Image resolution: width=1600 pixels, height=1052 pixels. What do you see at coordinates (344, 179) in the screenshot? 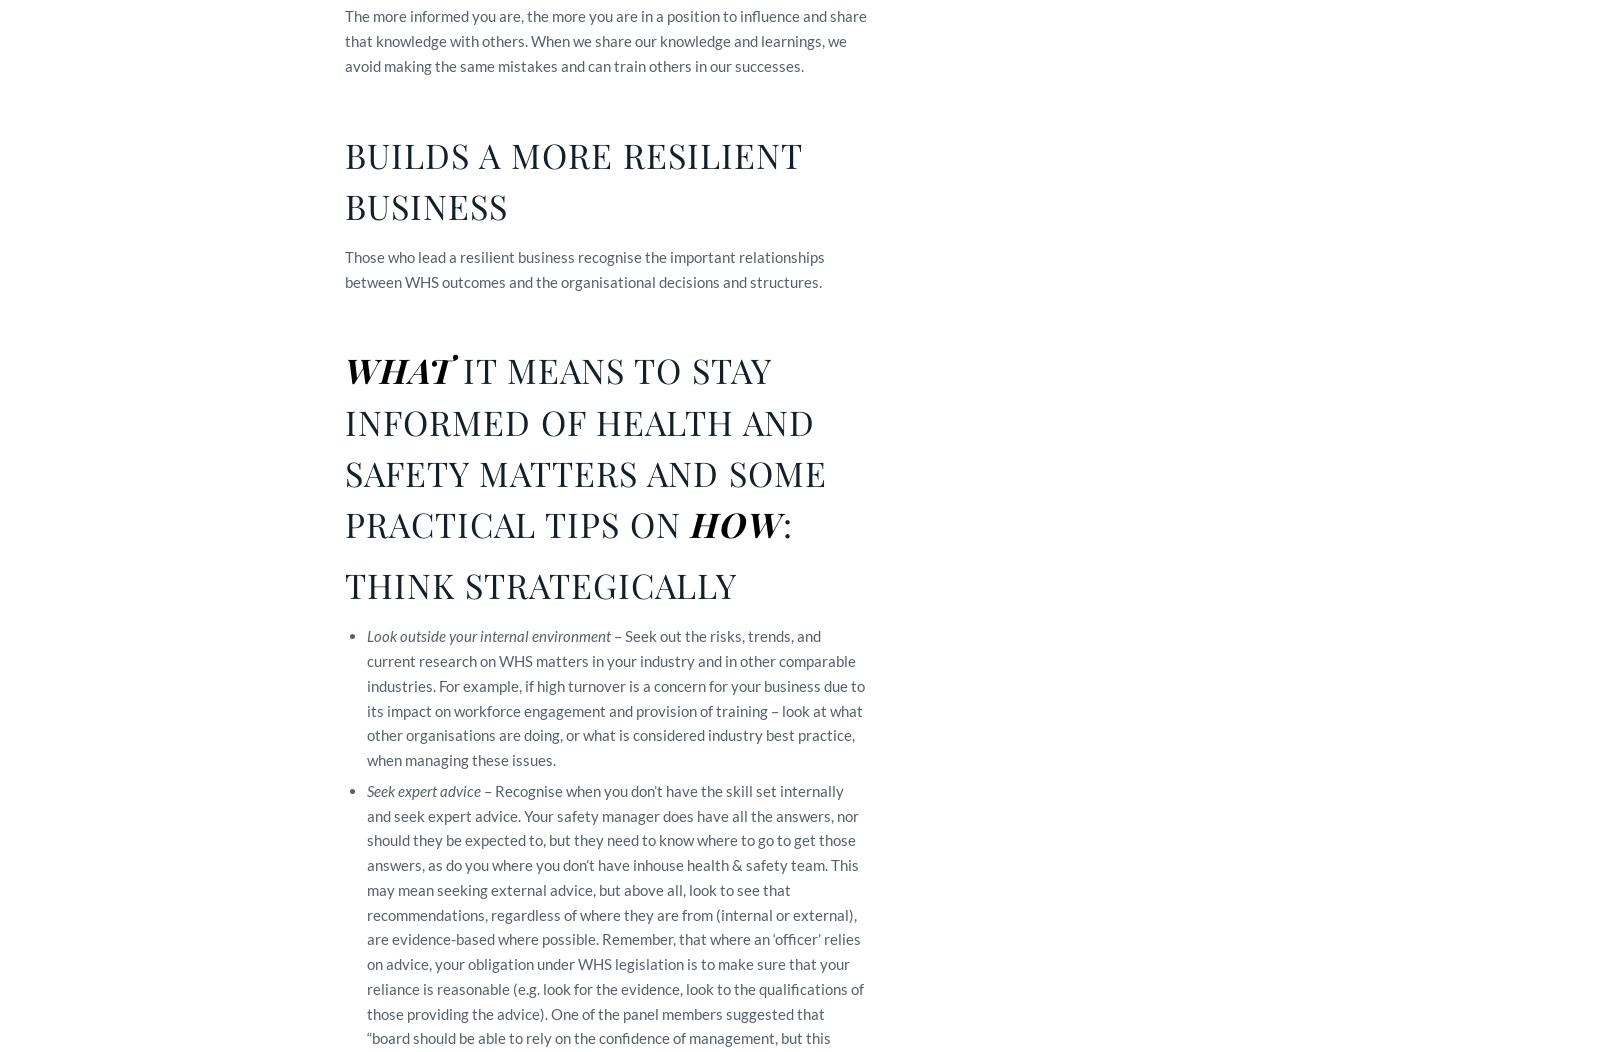
I see `'Builds a more resilient business'` at bounding box center [344, 179].